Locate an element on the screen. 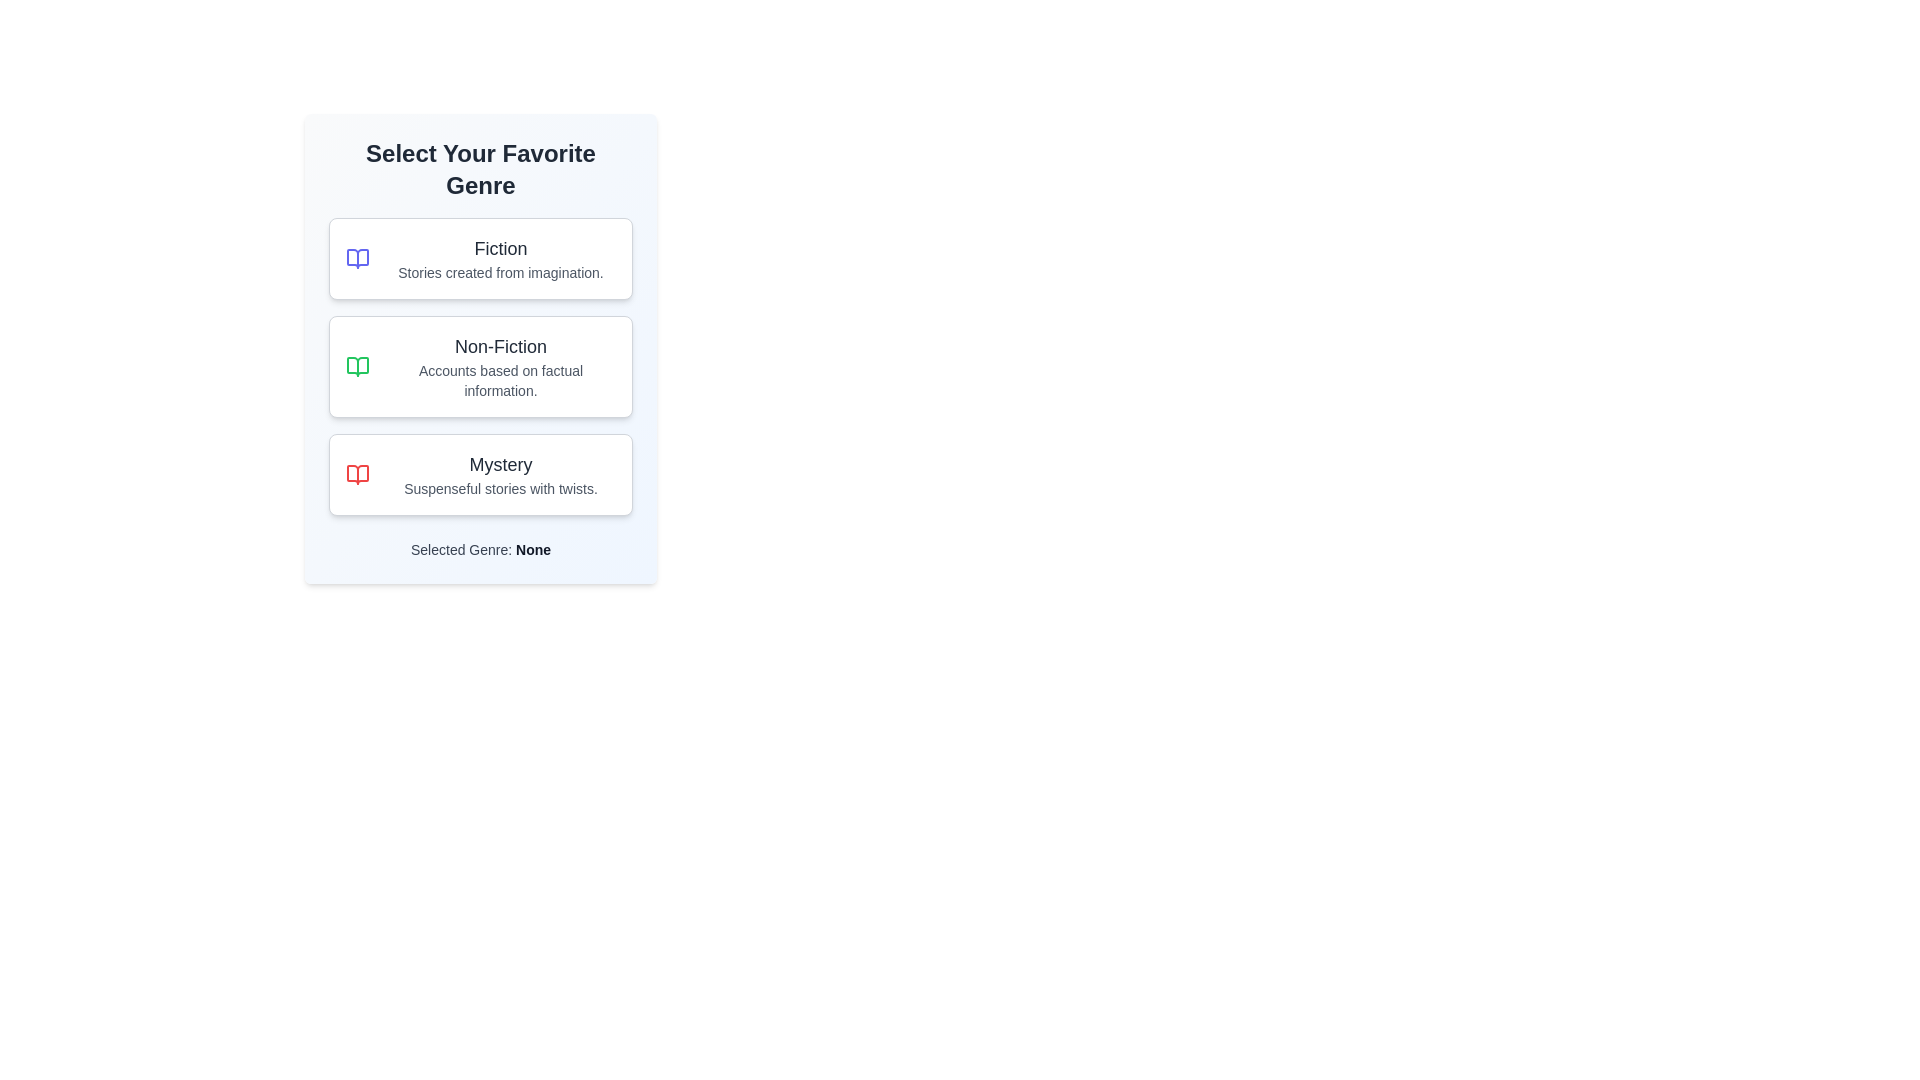 This screenshot has width=1920, height=1080. text label displaying 'Mystery' located at the top of the third card in a vertically stacked list of cards is located at coordinates (500, 465).